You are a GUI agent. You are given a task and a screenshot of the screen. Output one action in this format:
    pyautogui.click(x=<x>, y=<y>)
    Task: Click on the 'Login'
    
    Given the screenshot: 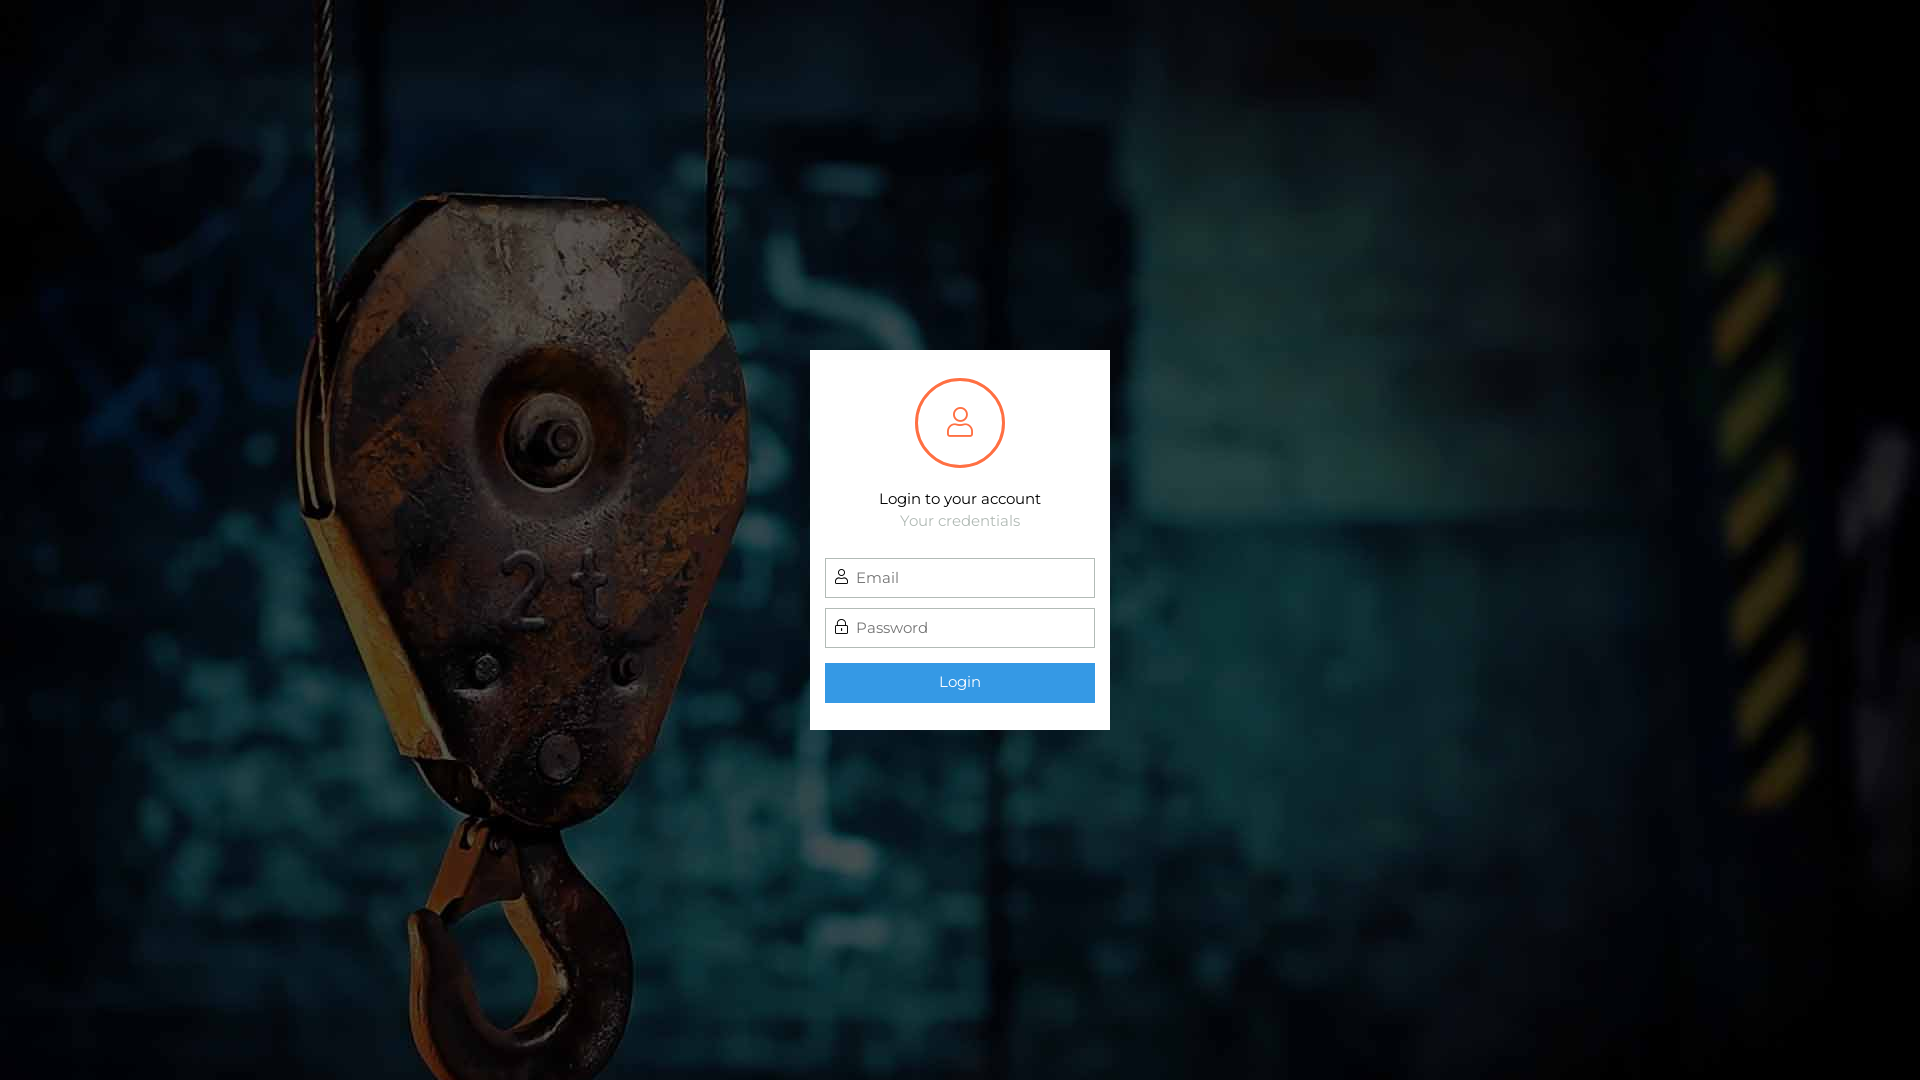 What is the action you would take?
    pyautogui.click(x=960, y=681)
    